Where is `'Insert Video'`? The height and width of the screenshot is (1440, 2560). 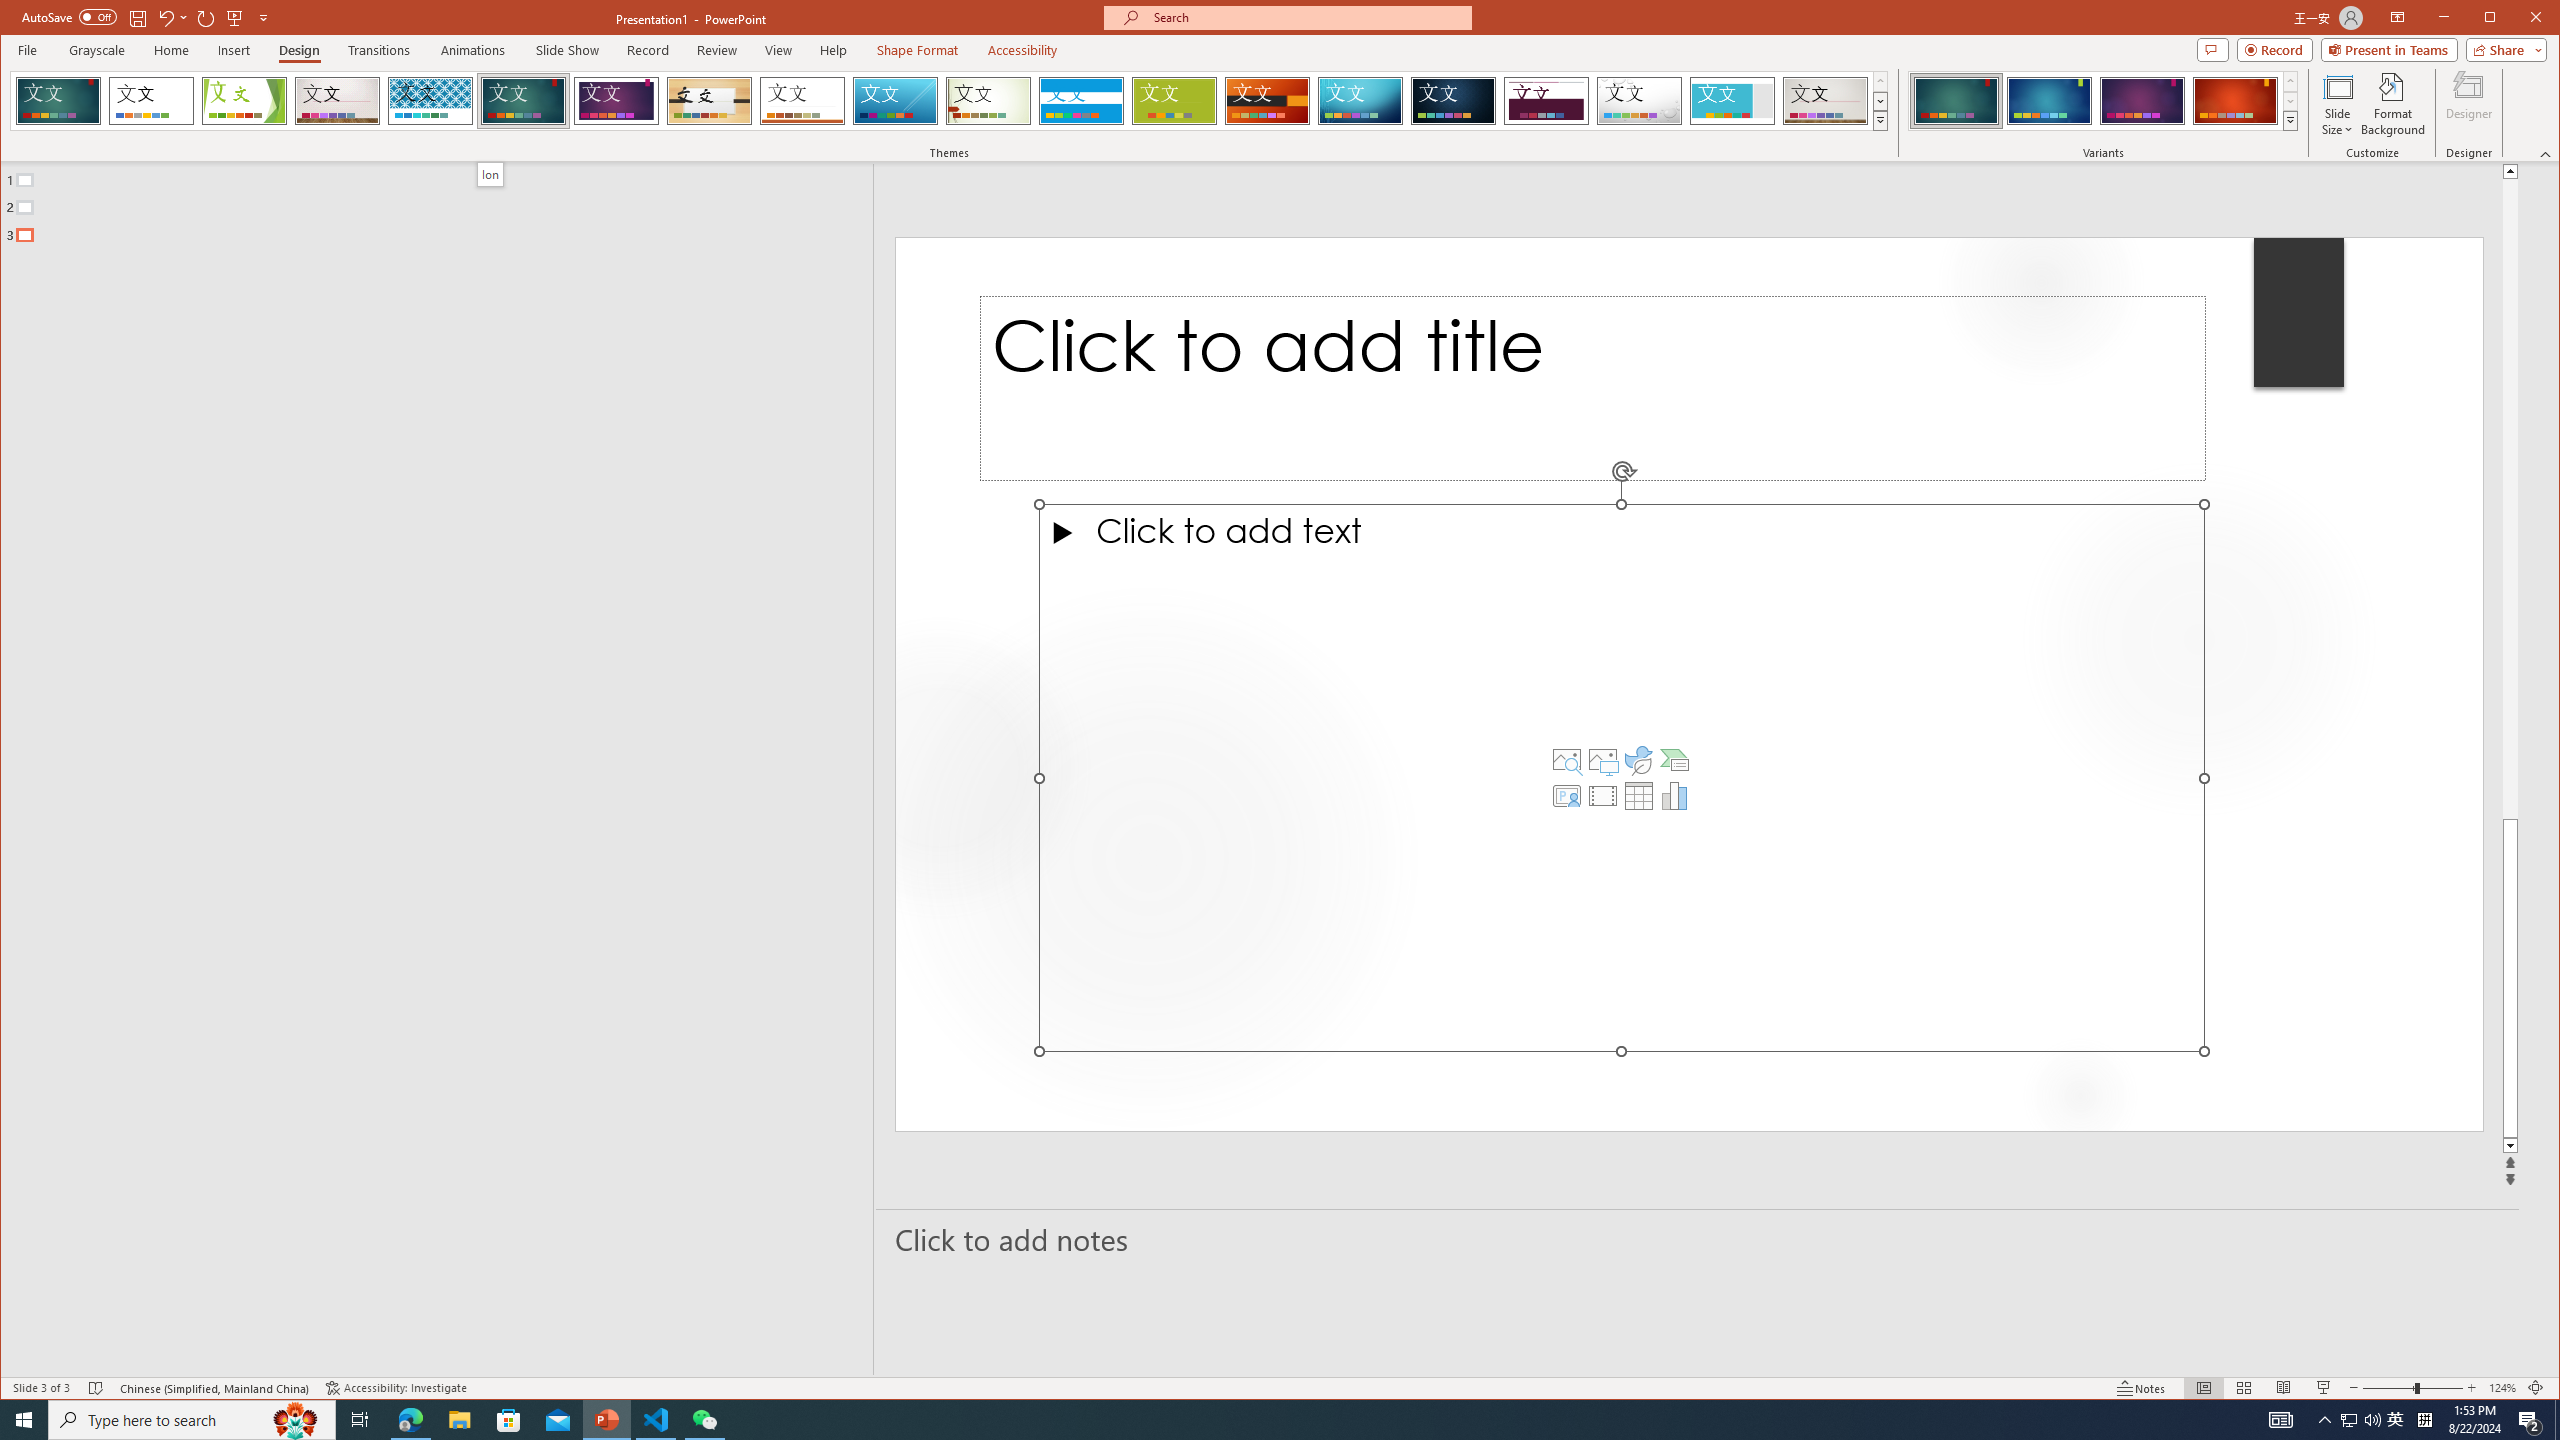
'Insert Video' is located at coordinates (1602, 796).